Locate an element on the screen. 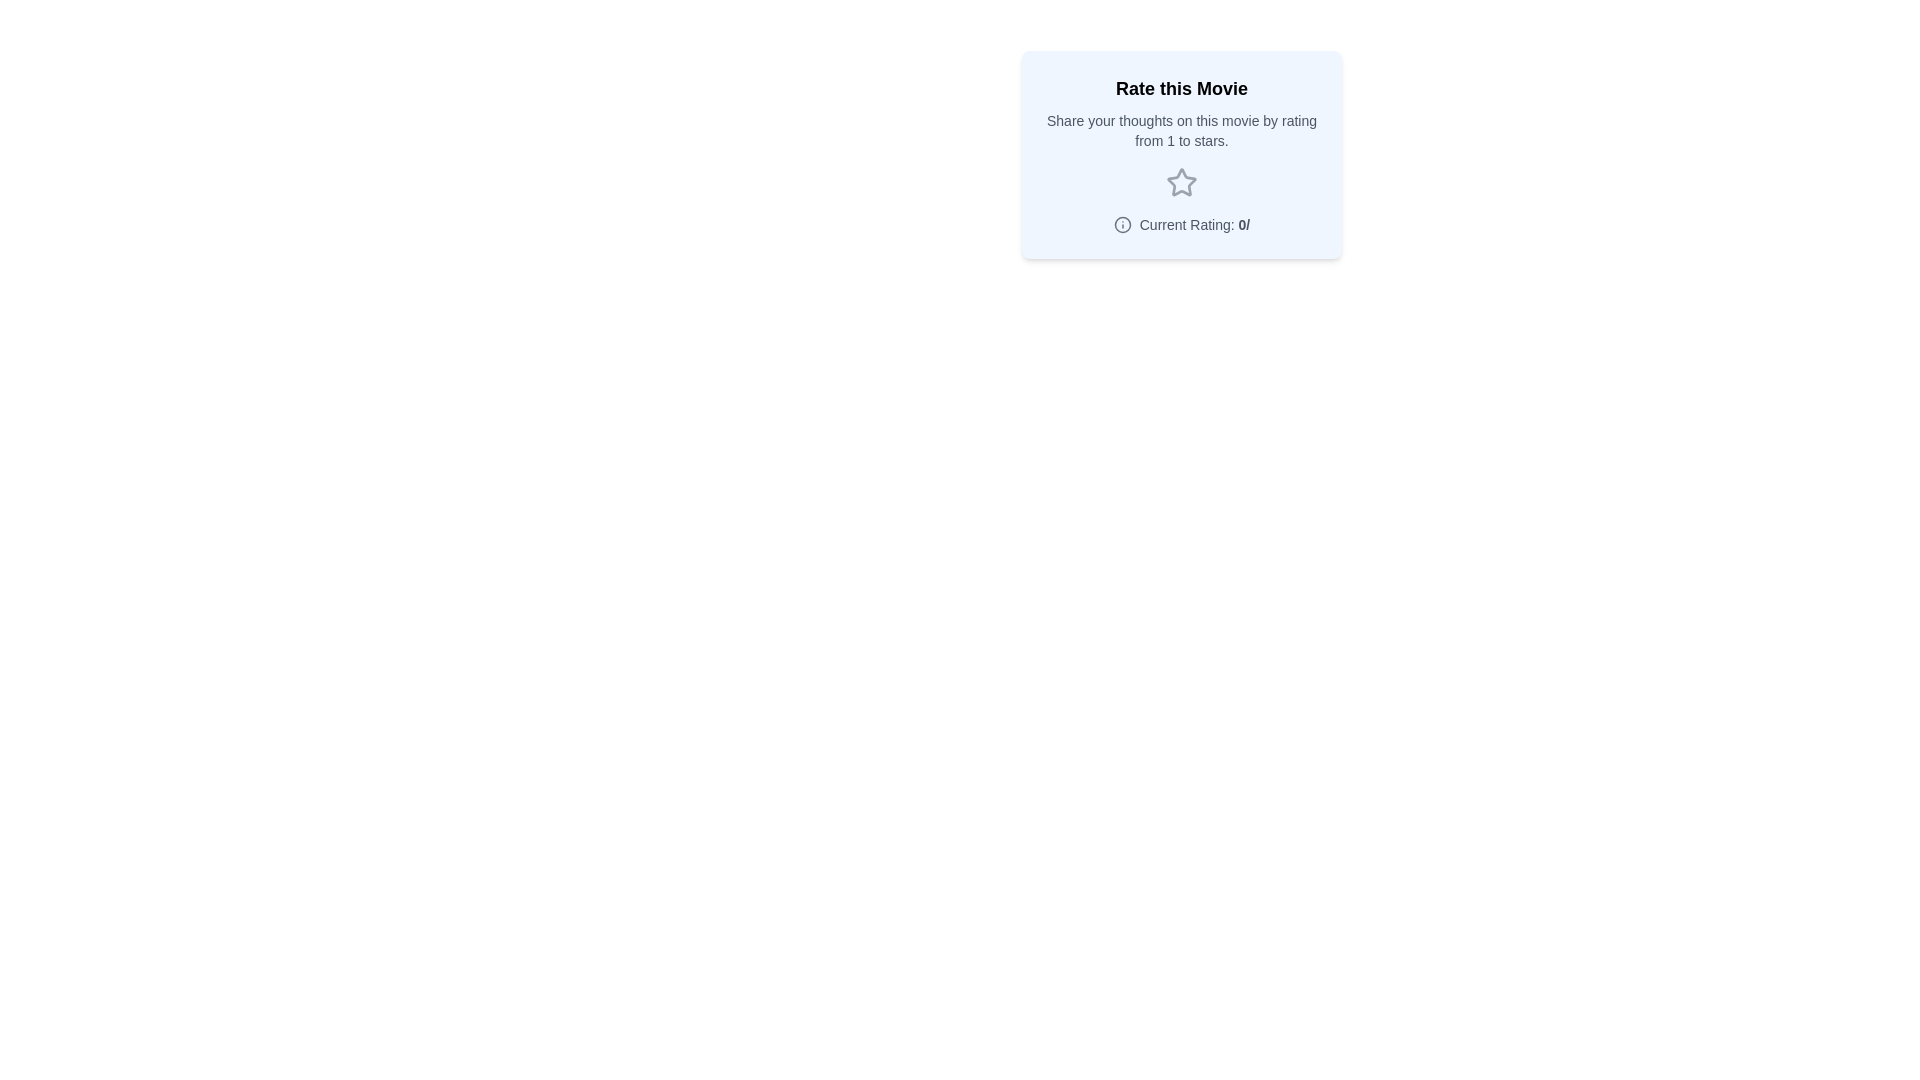 The image size is (1920, 1080). the static text providing instructions for the rating functionality, positioned directly below the title 'Rate this Movie' in the card-like layout is located at coordinates (1181, 131).